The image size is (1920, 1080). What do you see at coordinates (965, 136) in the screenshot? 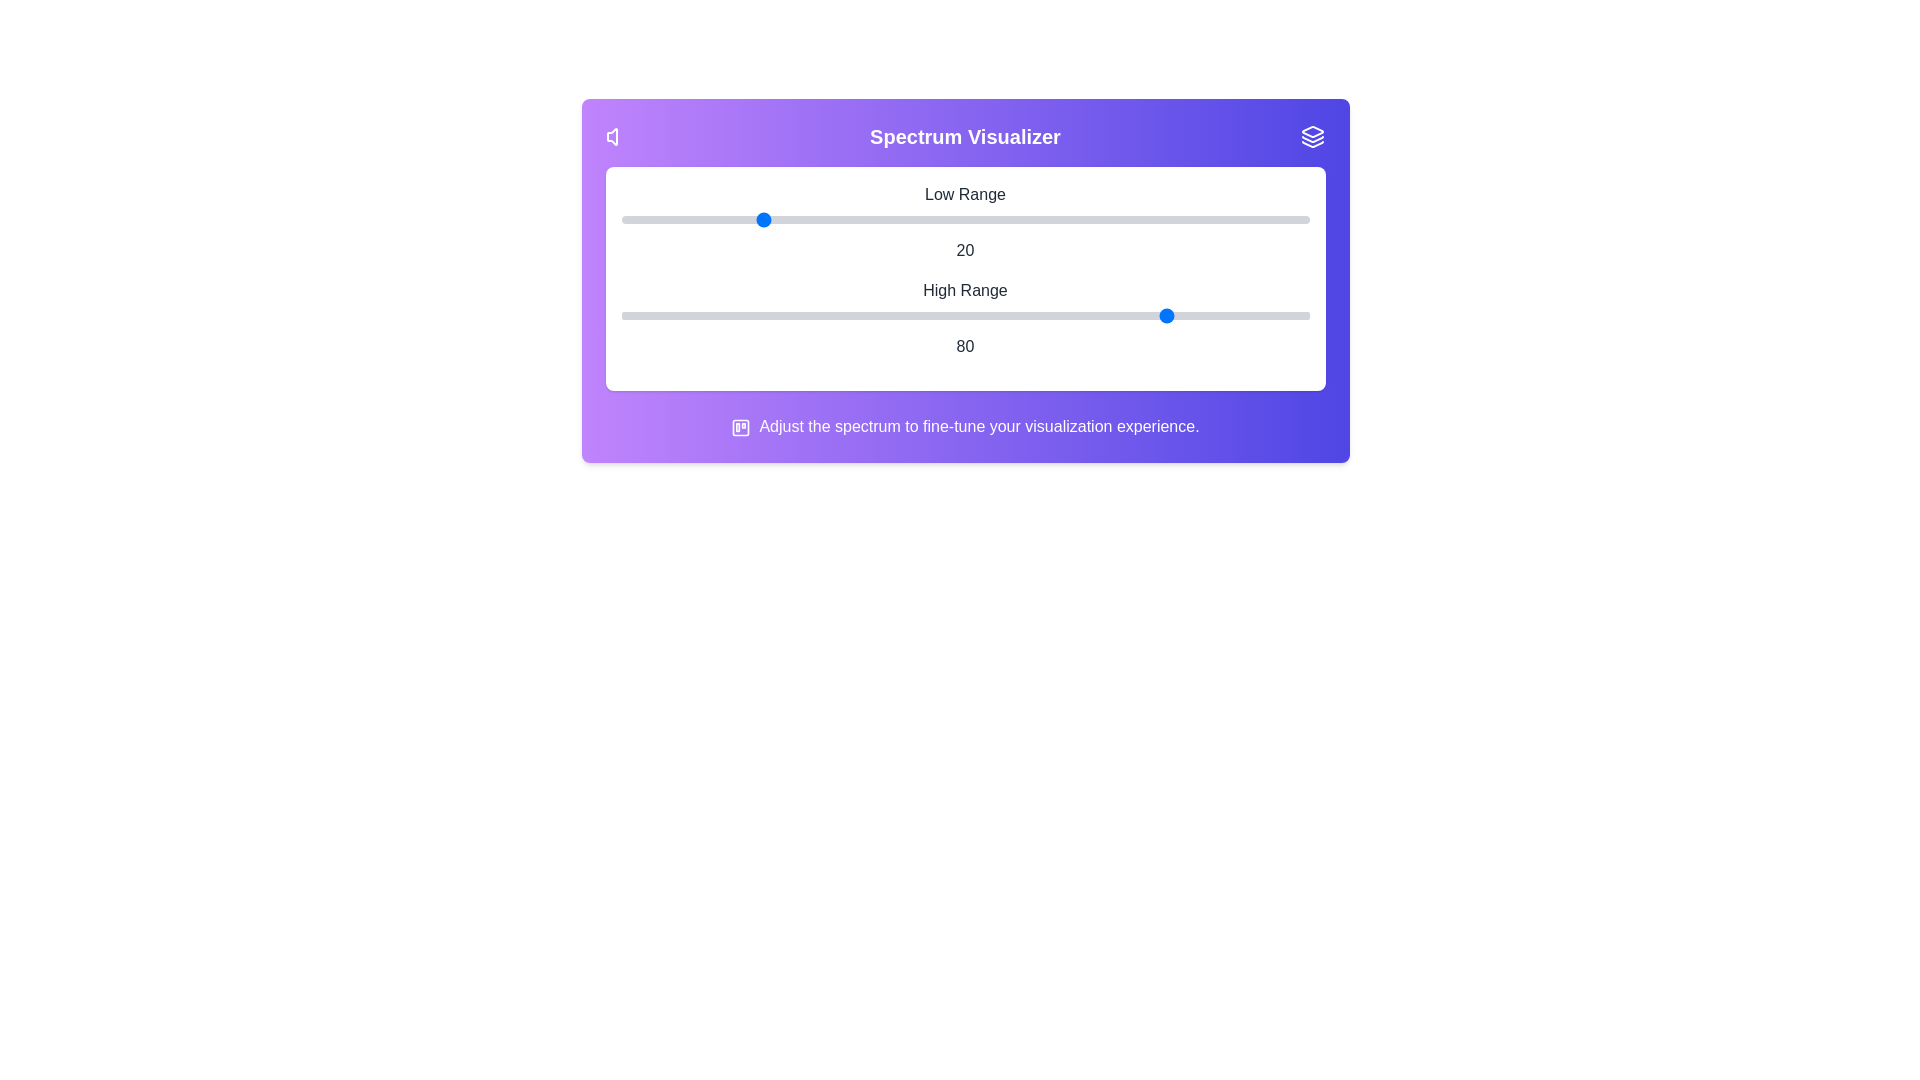
I see `the text 'Spectrum Visualizer' for contextual information` at bounding box center [965, 136].